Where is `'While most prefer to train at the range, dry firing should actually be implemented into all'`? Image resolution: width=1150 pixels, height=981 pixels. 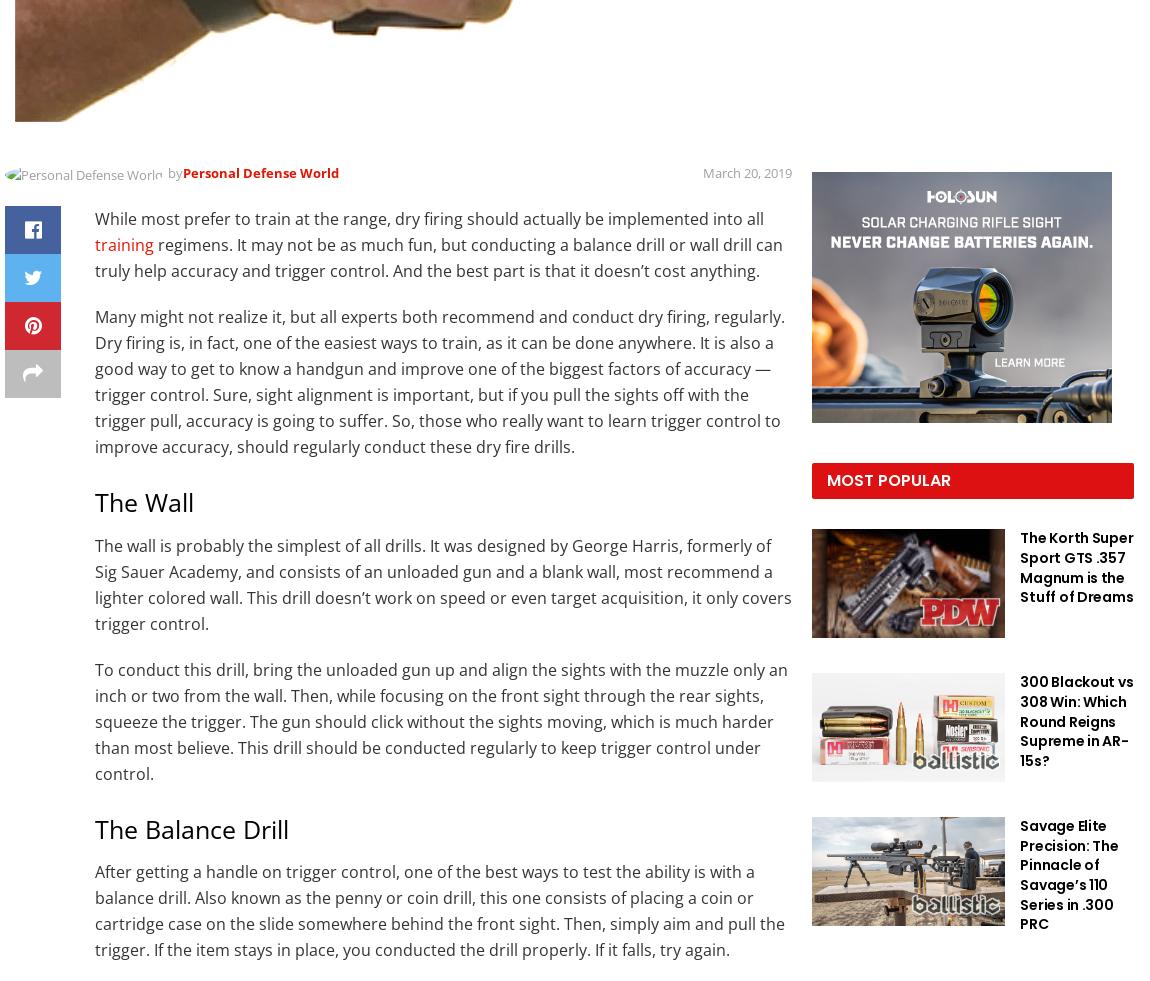 'While most prefer to train at the range, dry firing should actually be implemented into all' is located at coordinates (429, 217).